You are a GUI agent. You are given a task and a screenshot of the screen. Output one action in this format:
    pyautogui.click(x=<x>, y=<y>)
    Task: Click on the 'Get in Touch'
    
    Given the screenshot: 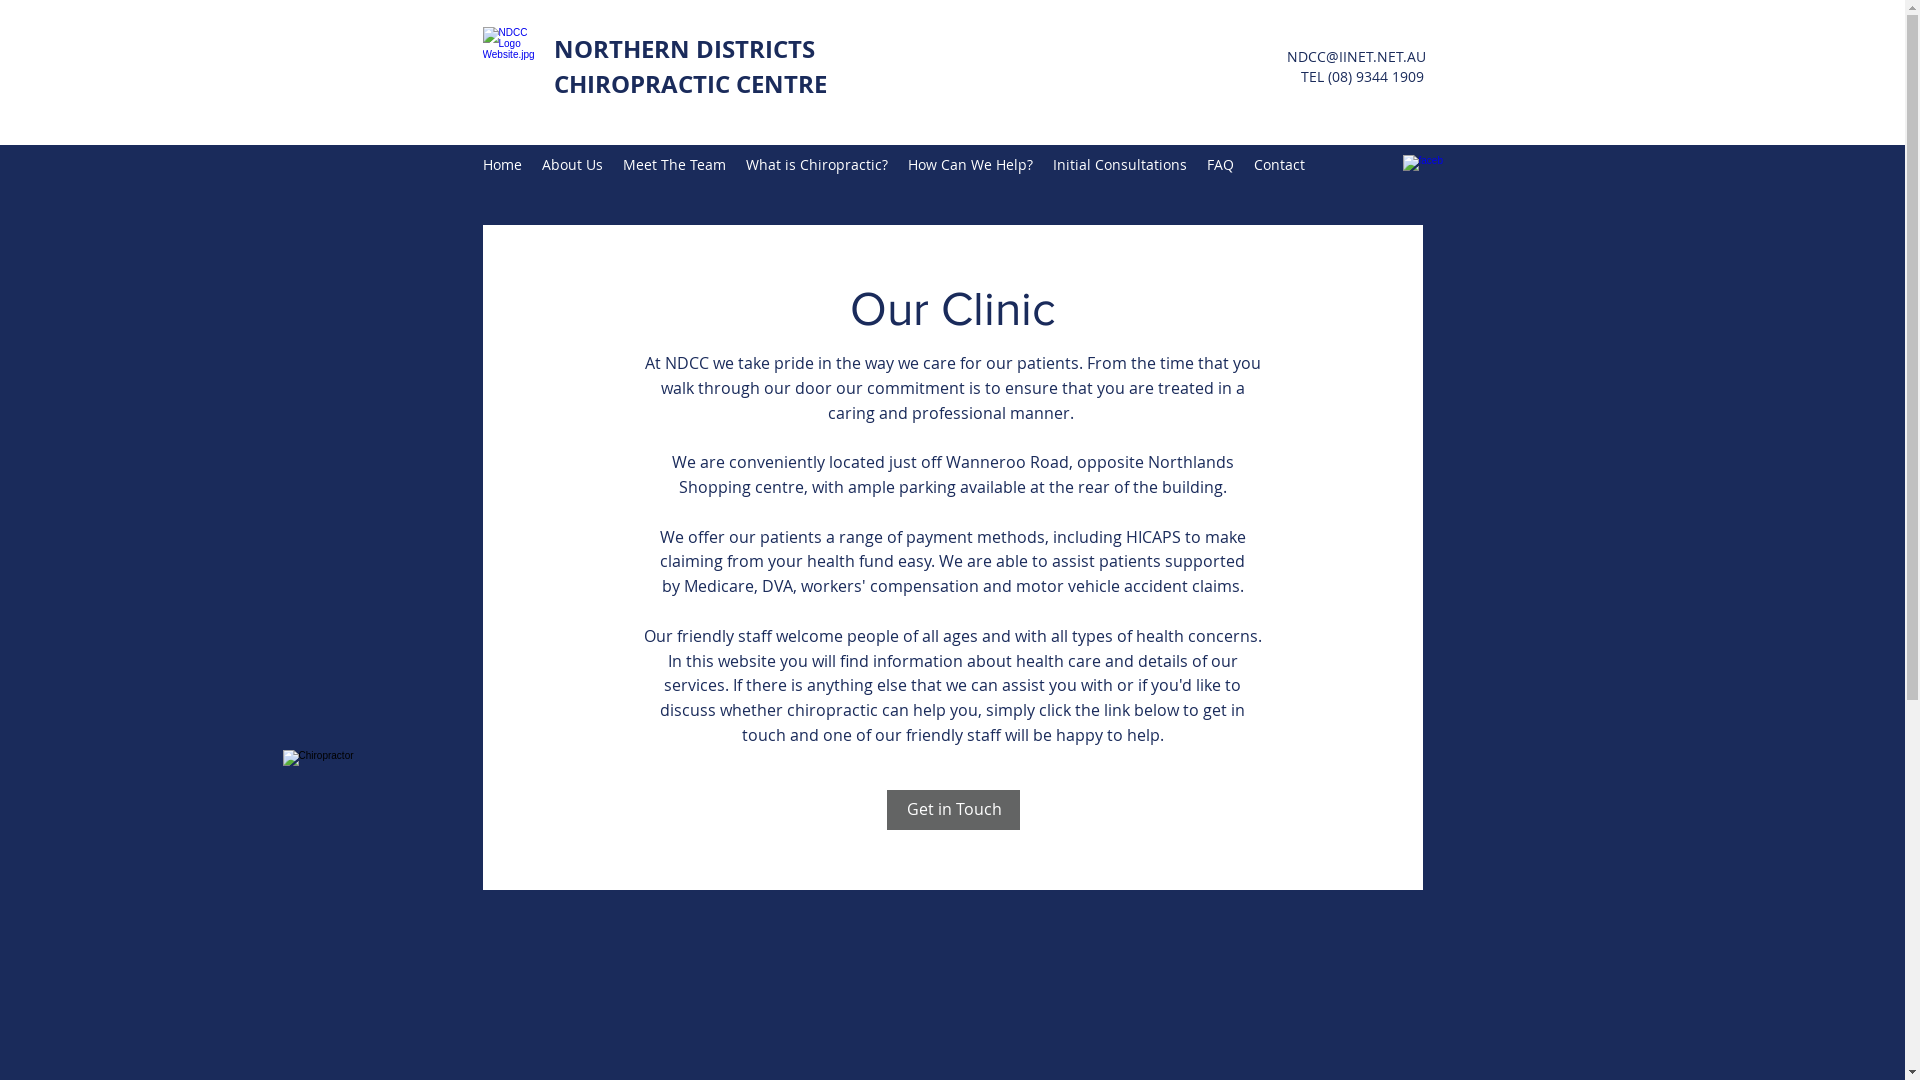 What is the action you would take?
    pyautogui.click(x=951, y=810)
    